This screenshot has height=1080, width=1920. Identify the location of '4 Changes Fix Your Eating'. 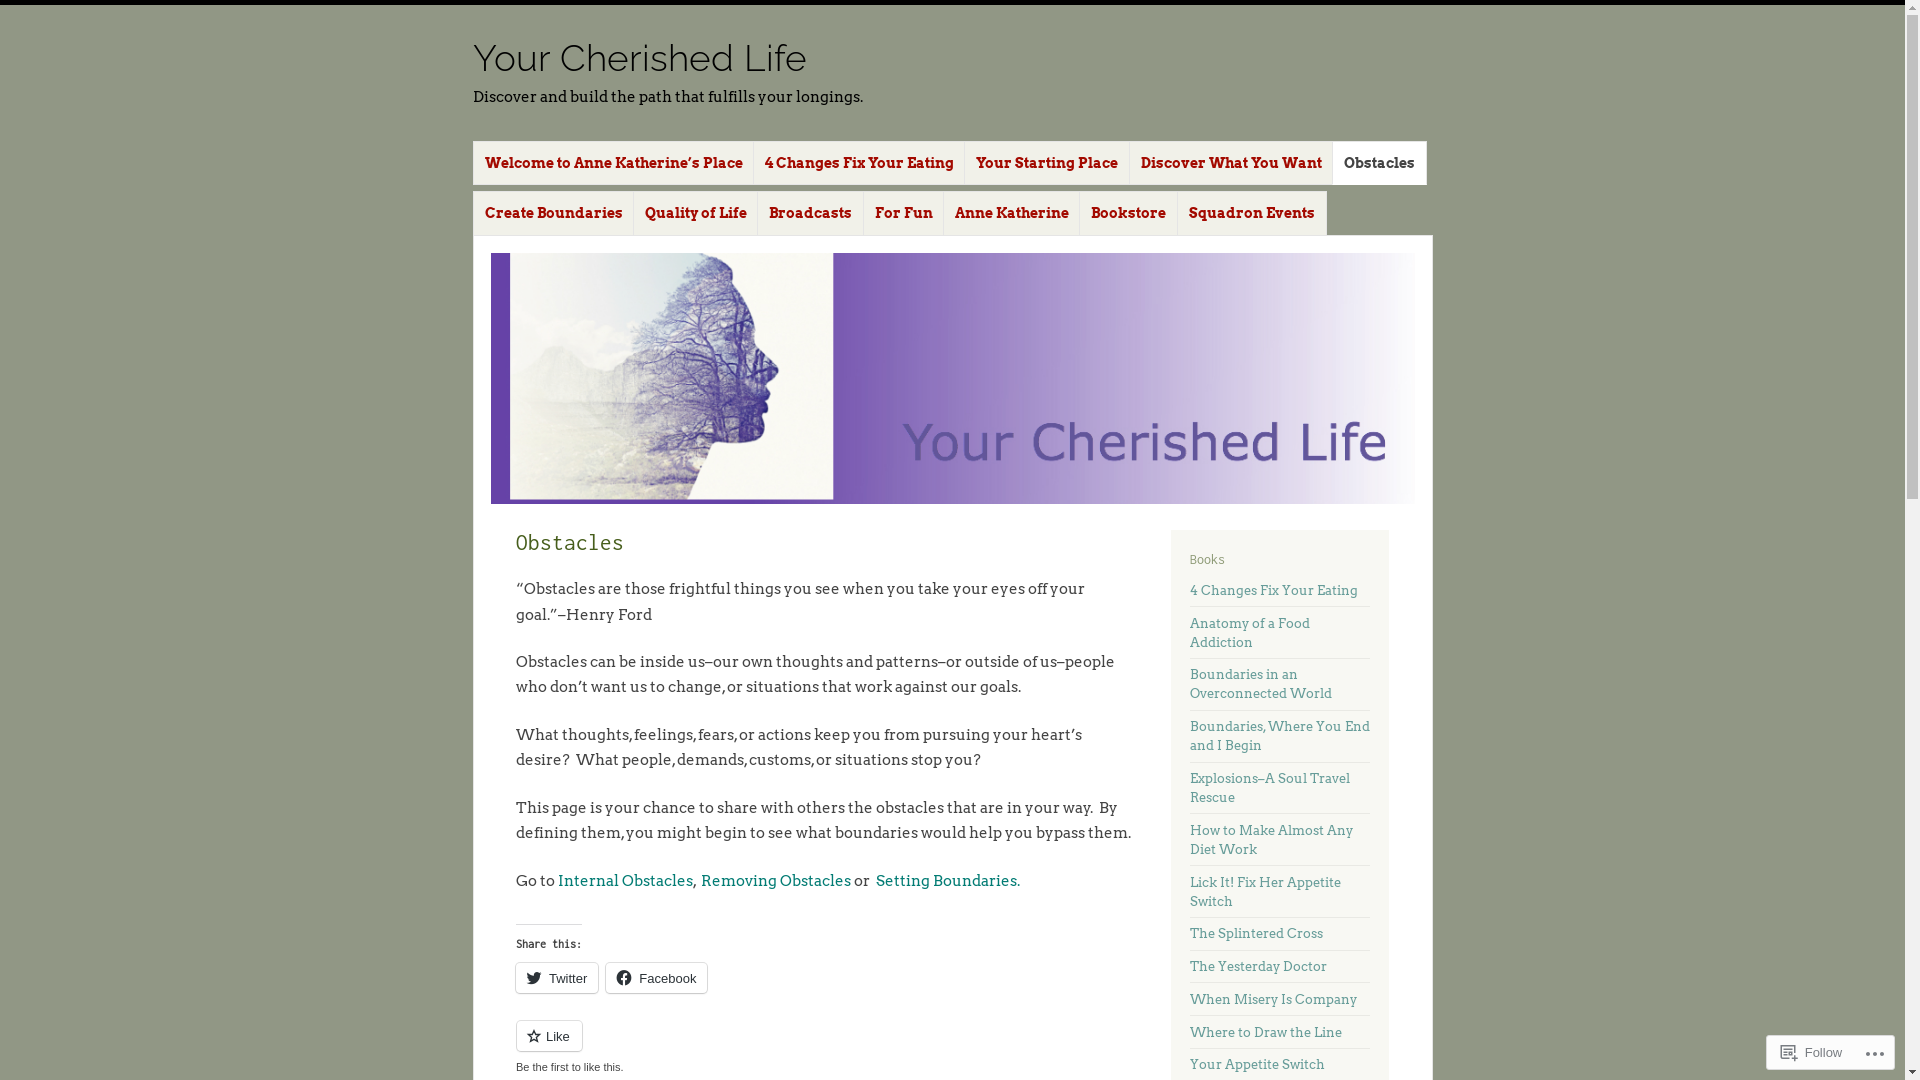
(1272, 589).